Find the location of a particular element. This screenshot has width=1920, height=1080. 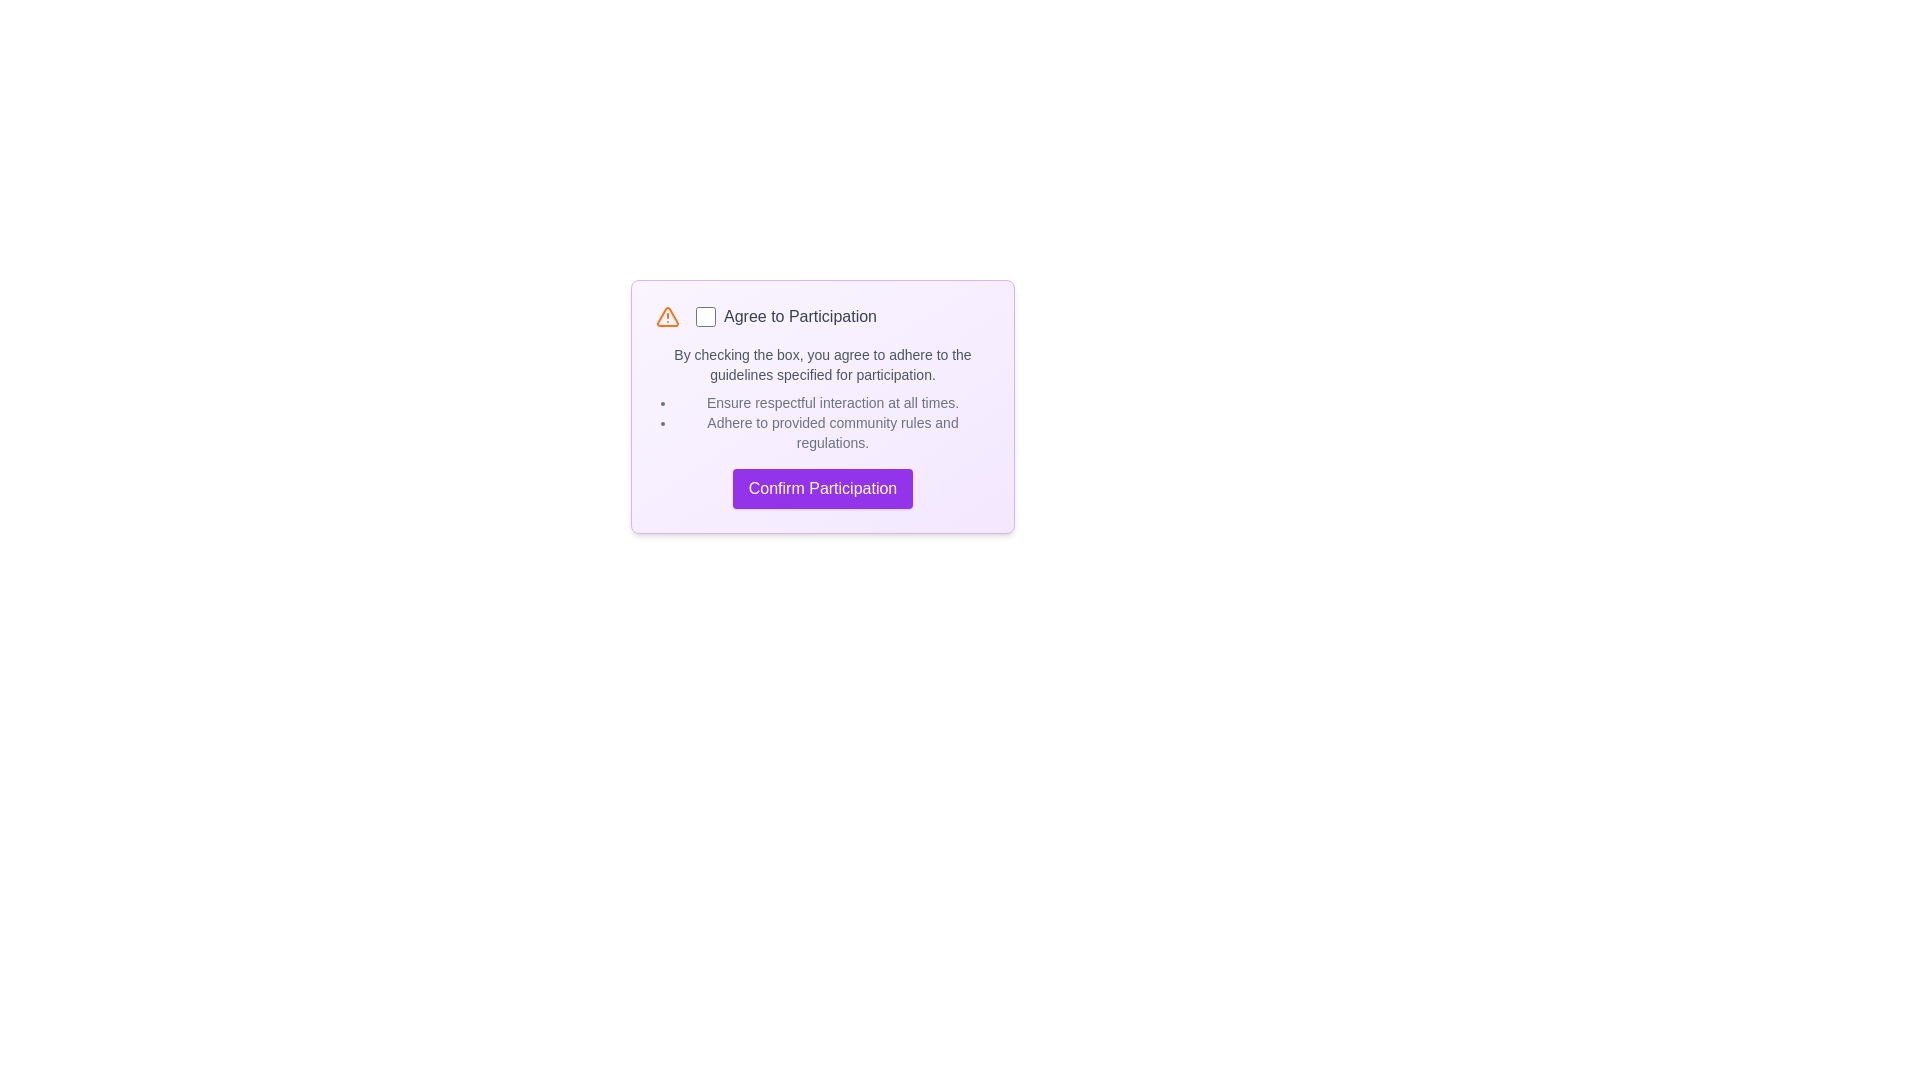

the Text block element that contains guidelines and rules for participation, located in the middle section of a card-like panel, below the 'Agree to Participation' checkbox and above the 'Confirm Participation' button is located at coordinates (822, 398).